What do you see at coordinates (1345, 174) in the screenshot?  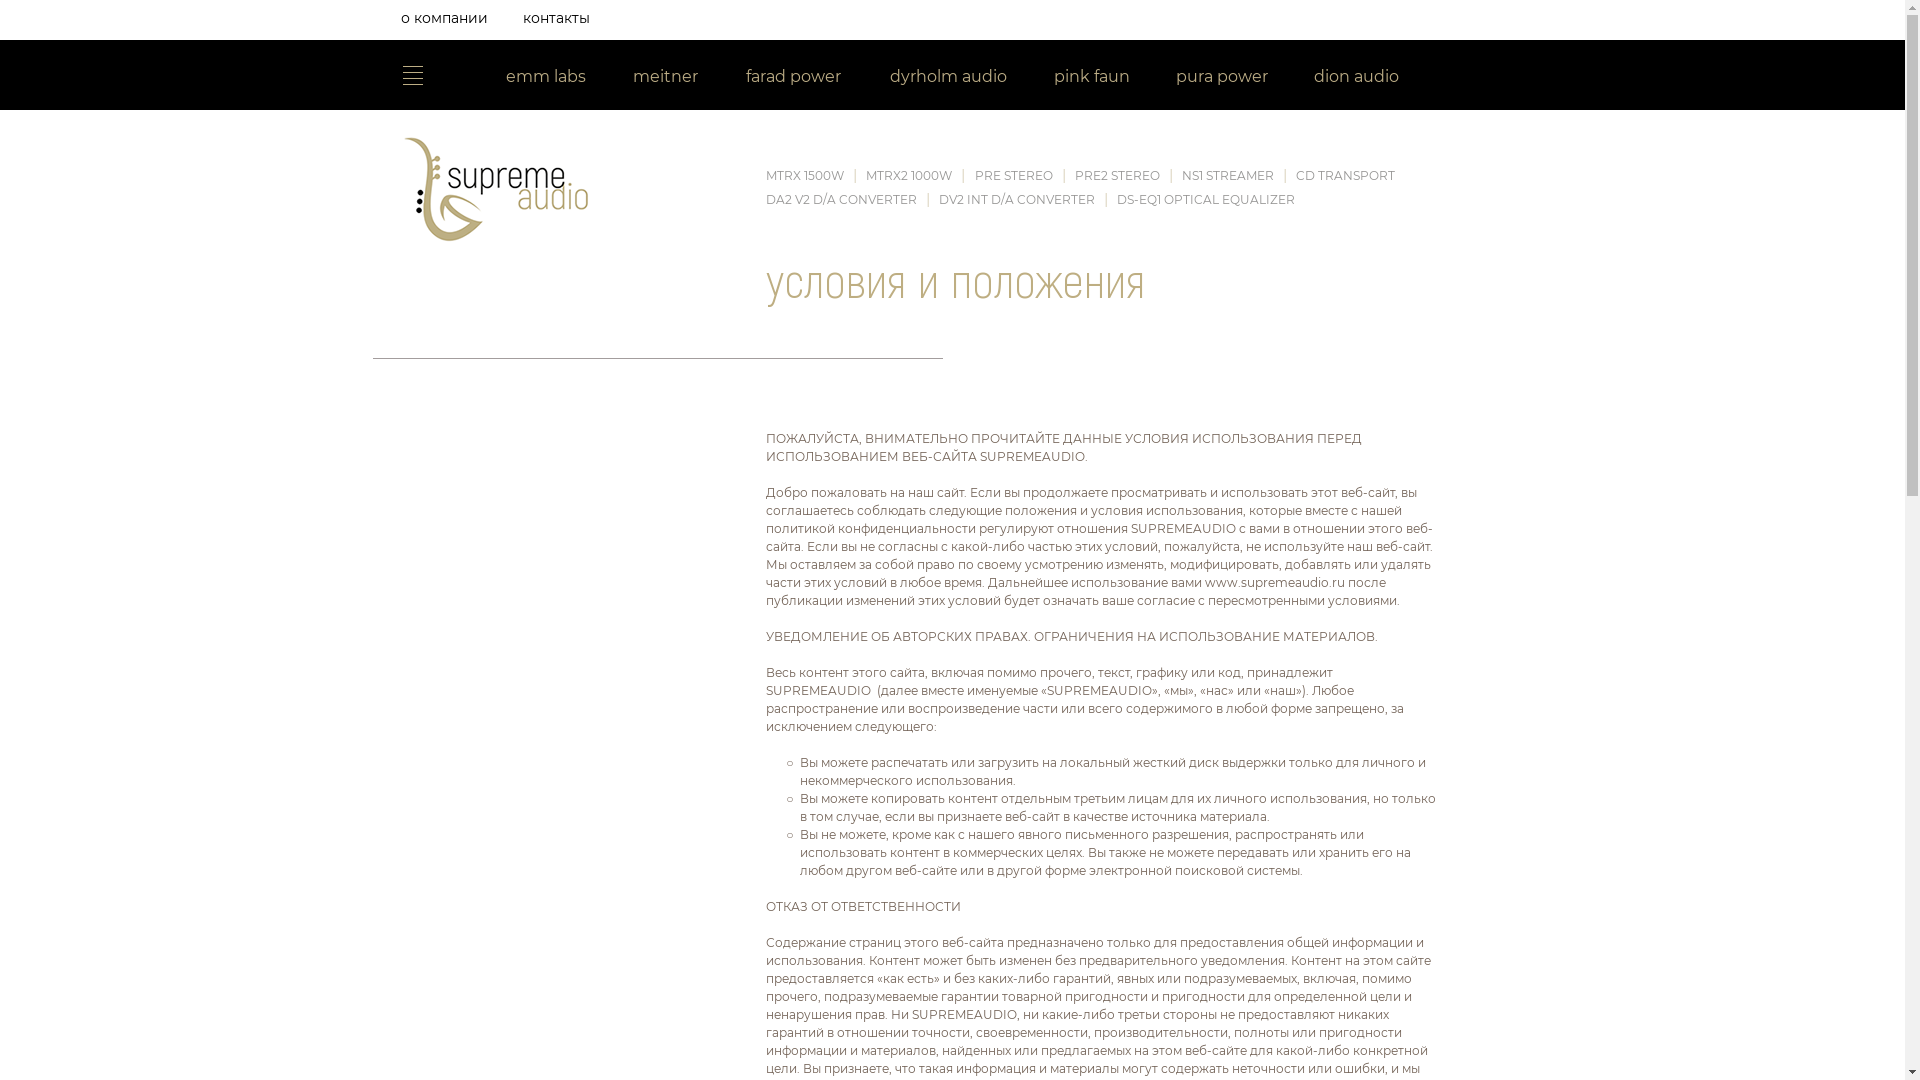 I see `'CD TRANSPORT'` at bounding box center [1345, 174].